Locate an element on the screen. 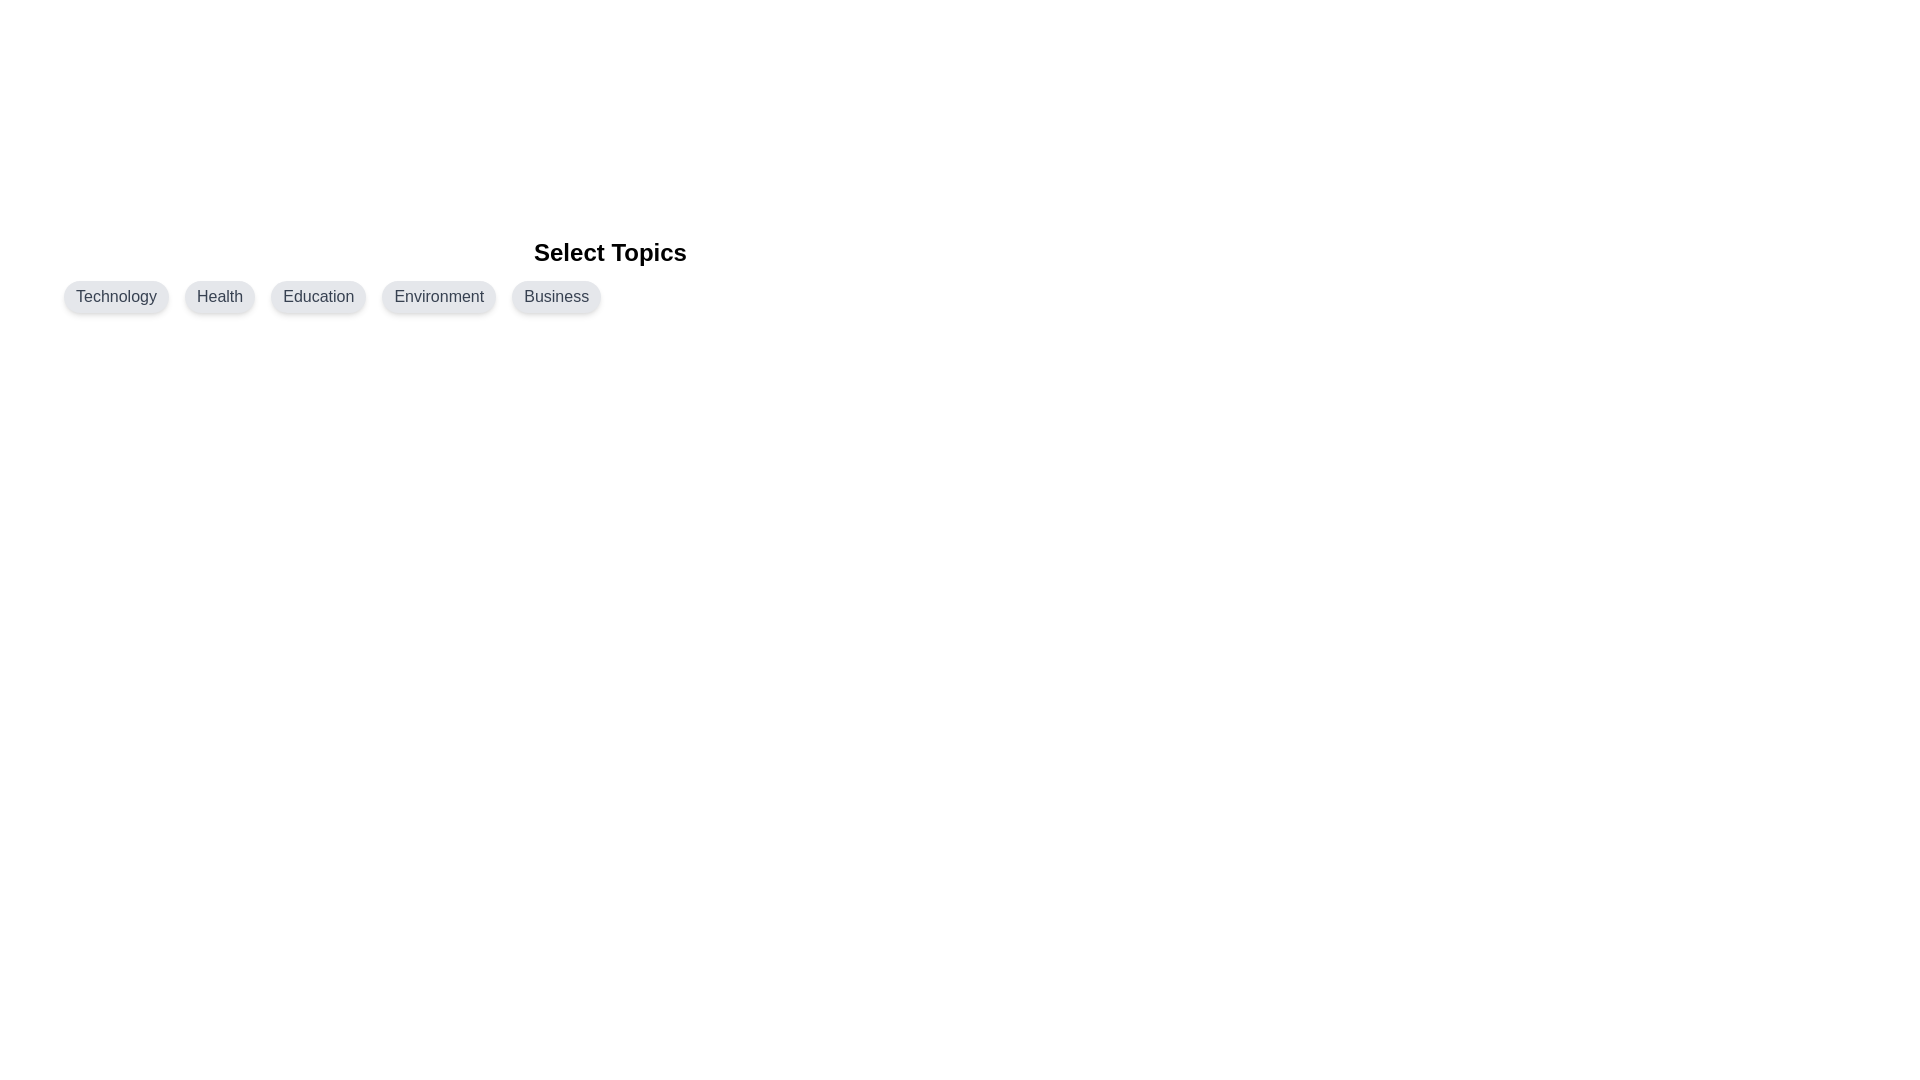 The height and width of the screenshot is (1080, 1920). the topic chip labeled Environment by clicking on it is located at coordinates (437, 297).